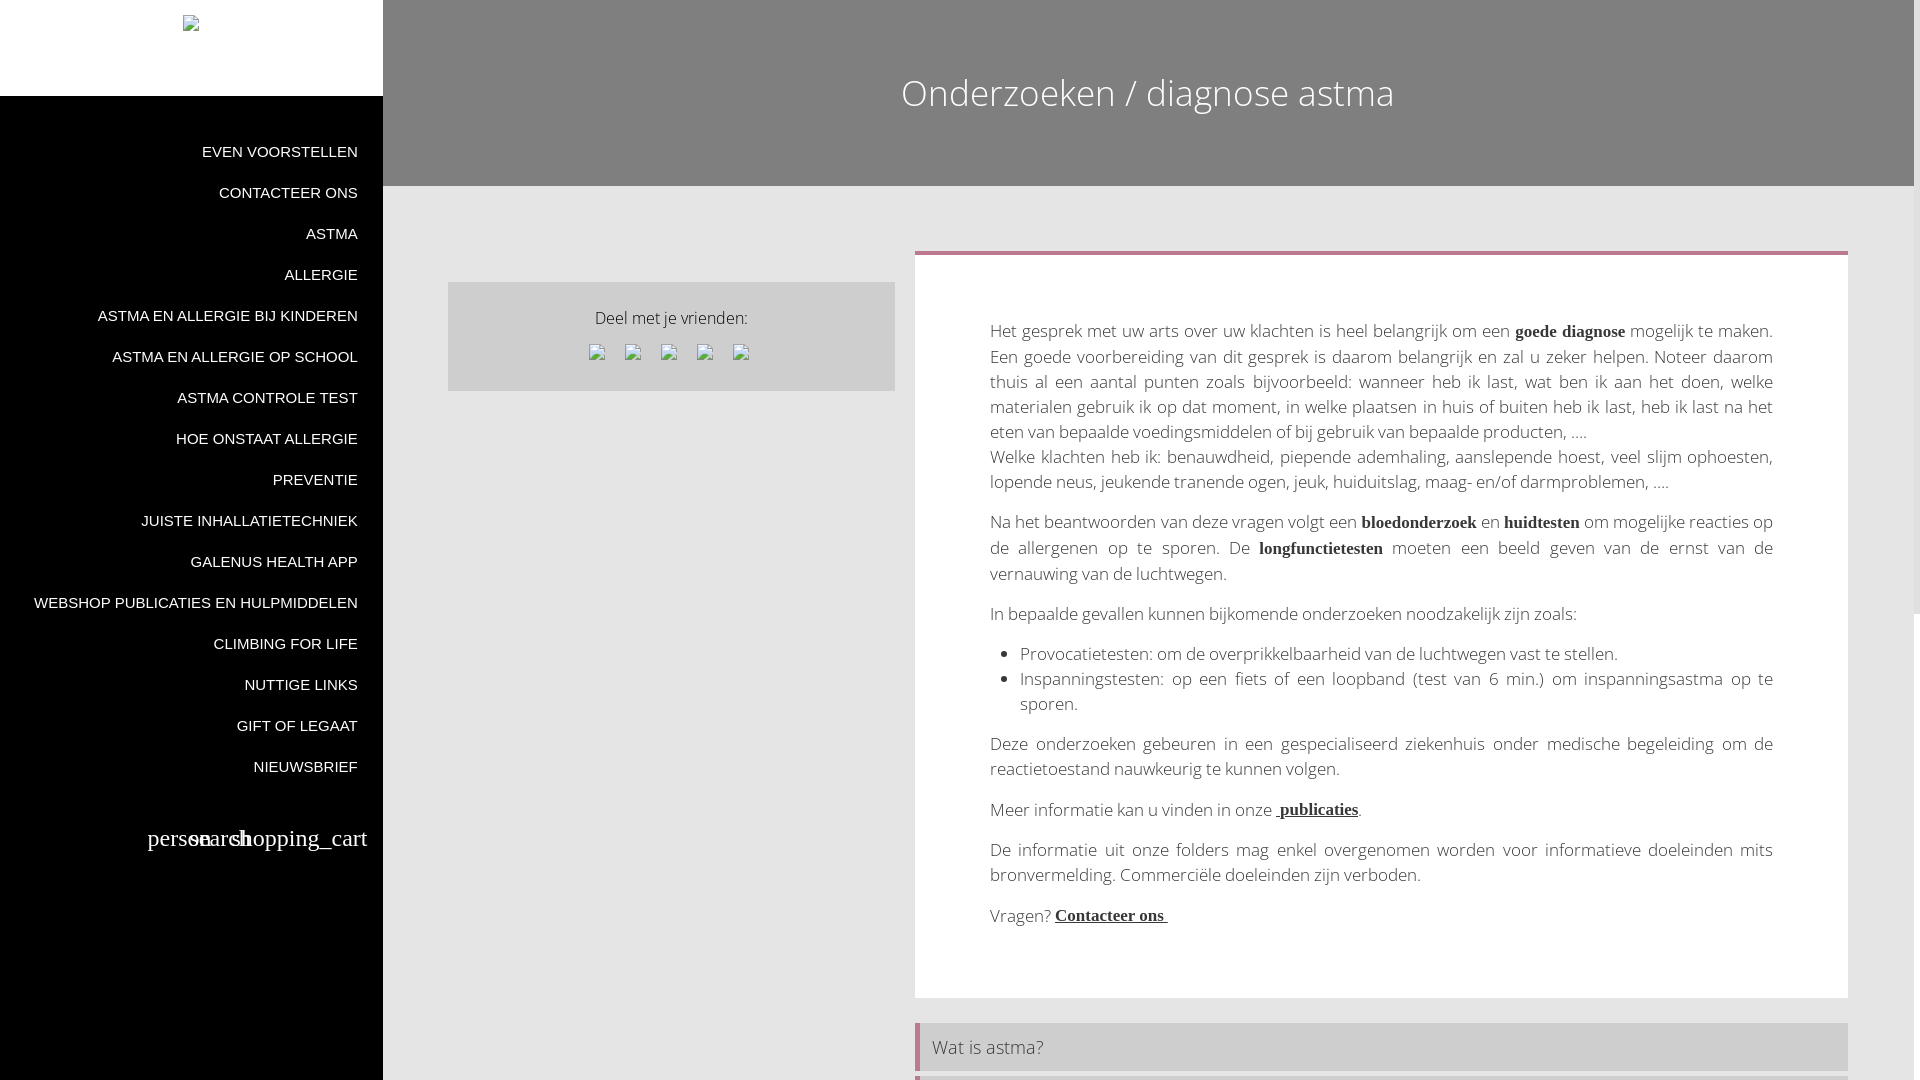 Image resolution: width=1920 pixels, height=1080 pixels. Describe the element at coordinates (1110, 914) in the screenshot. I see `'Contacteer ons '` at that location.